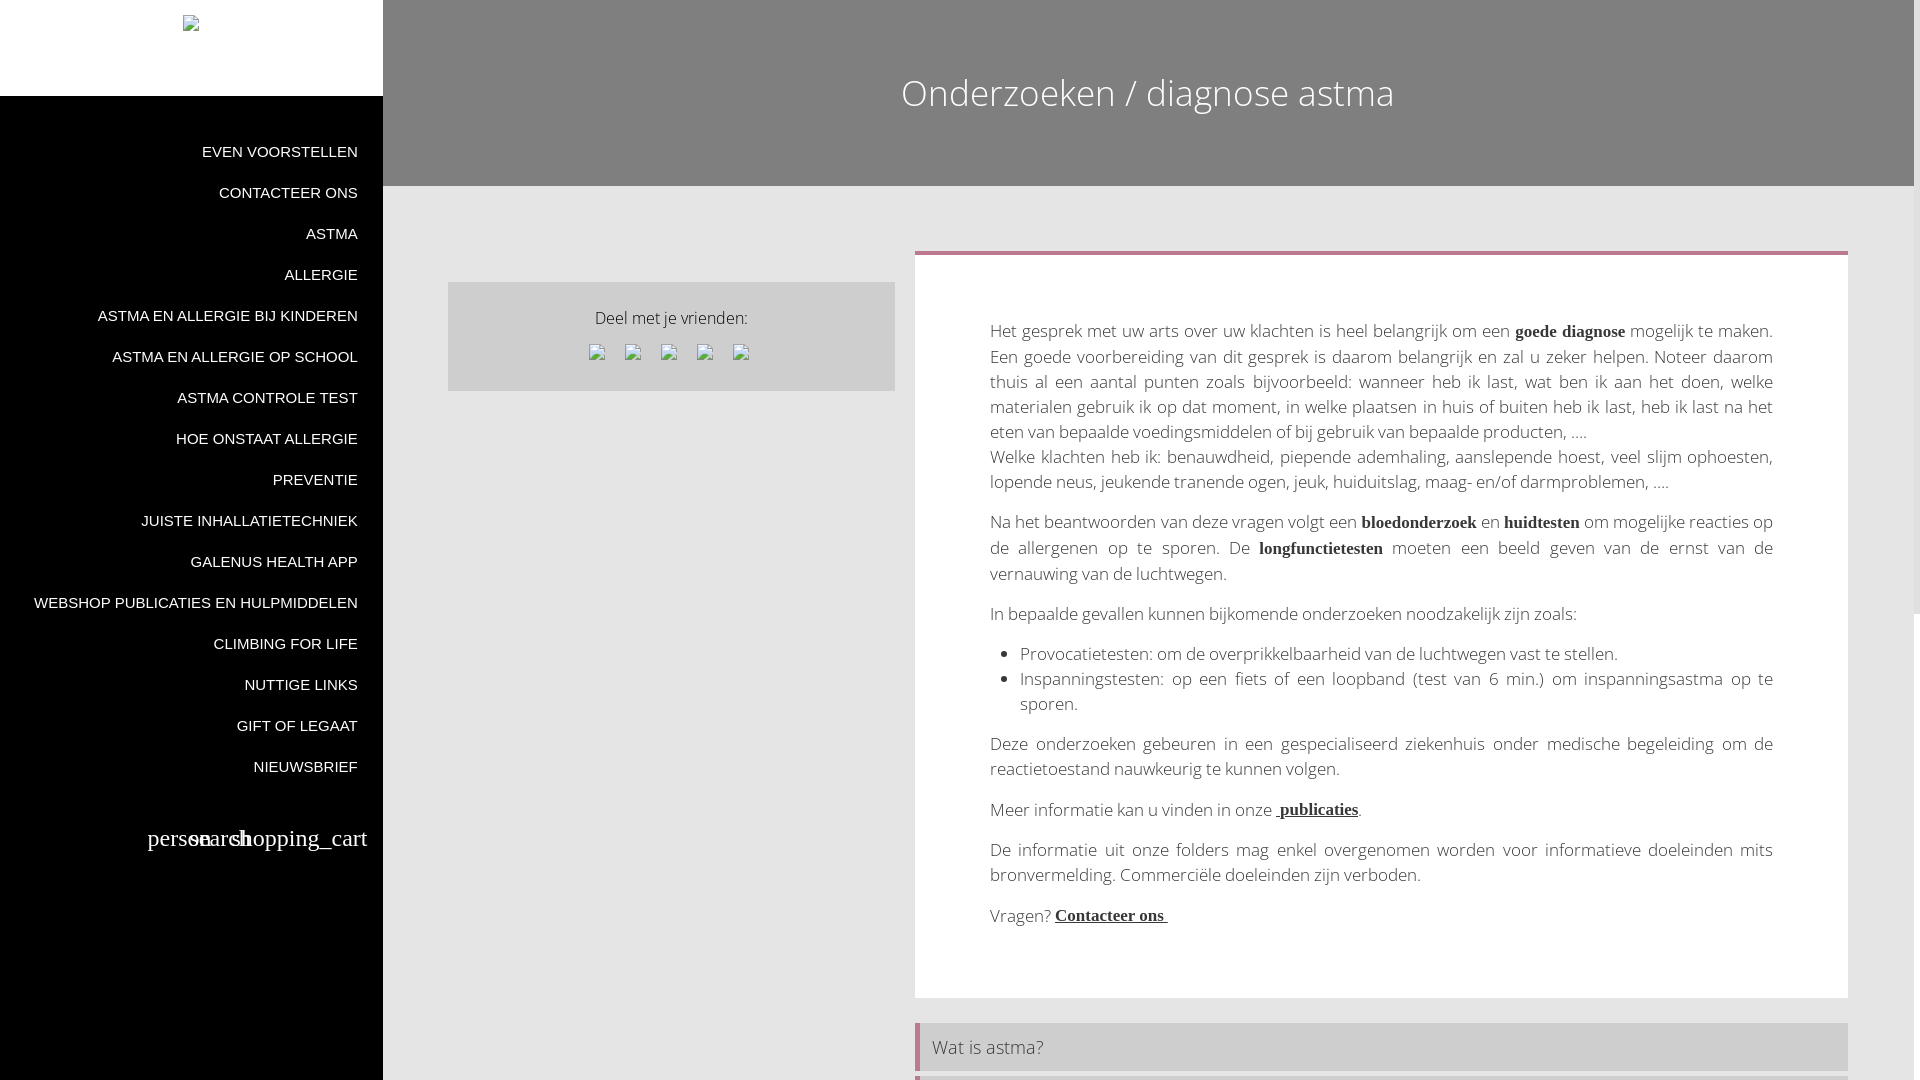 Image resolution: width=1920 pixels, height=1080 pixels. Describe the element at coordinates (1110, 914) in the screenshot. I see `'Contacteer ons '` at that location.